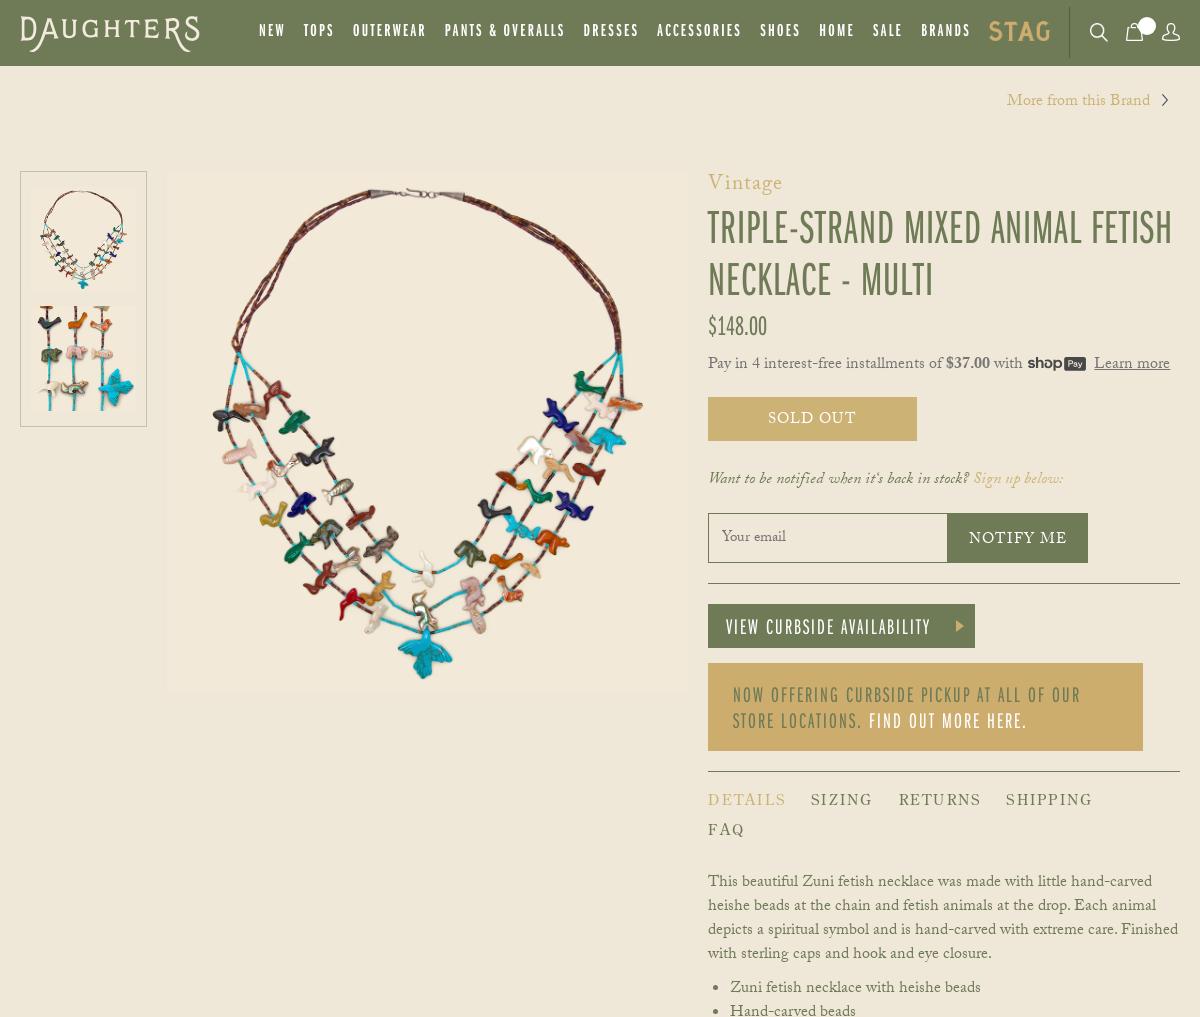 This screenshot has width=1200, height=1017. I want to click on 'Go to checkout, fill out your shipping information, and then choose Klarna as a payment method.', so click(606, 992).